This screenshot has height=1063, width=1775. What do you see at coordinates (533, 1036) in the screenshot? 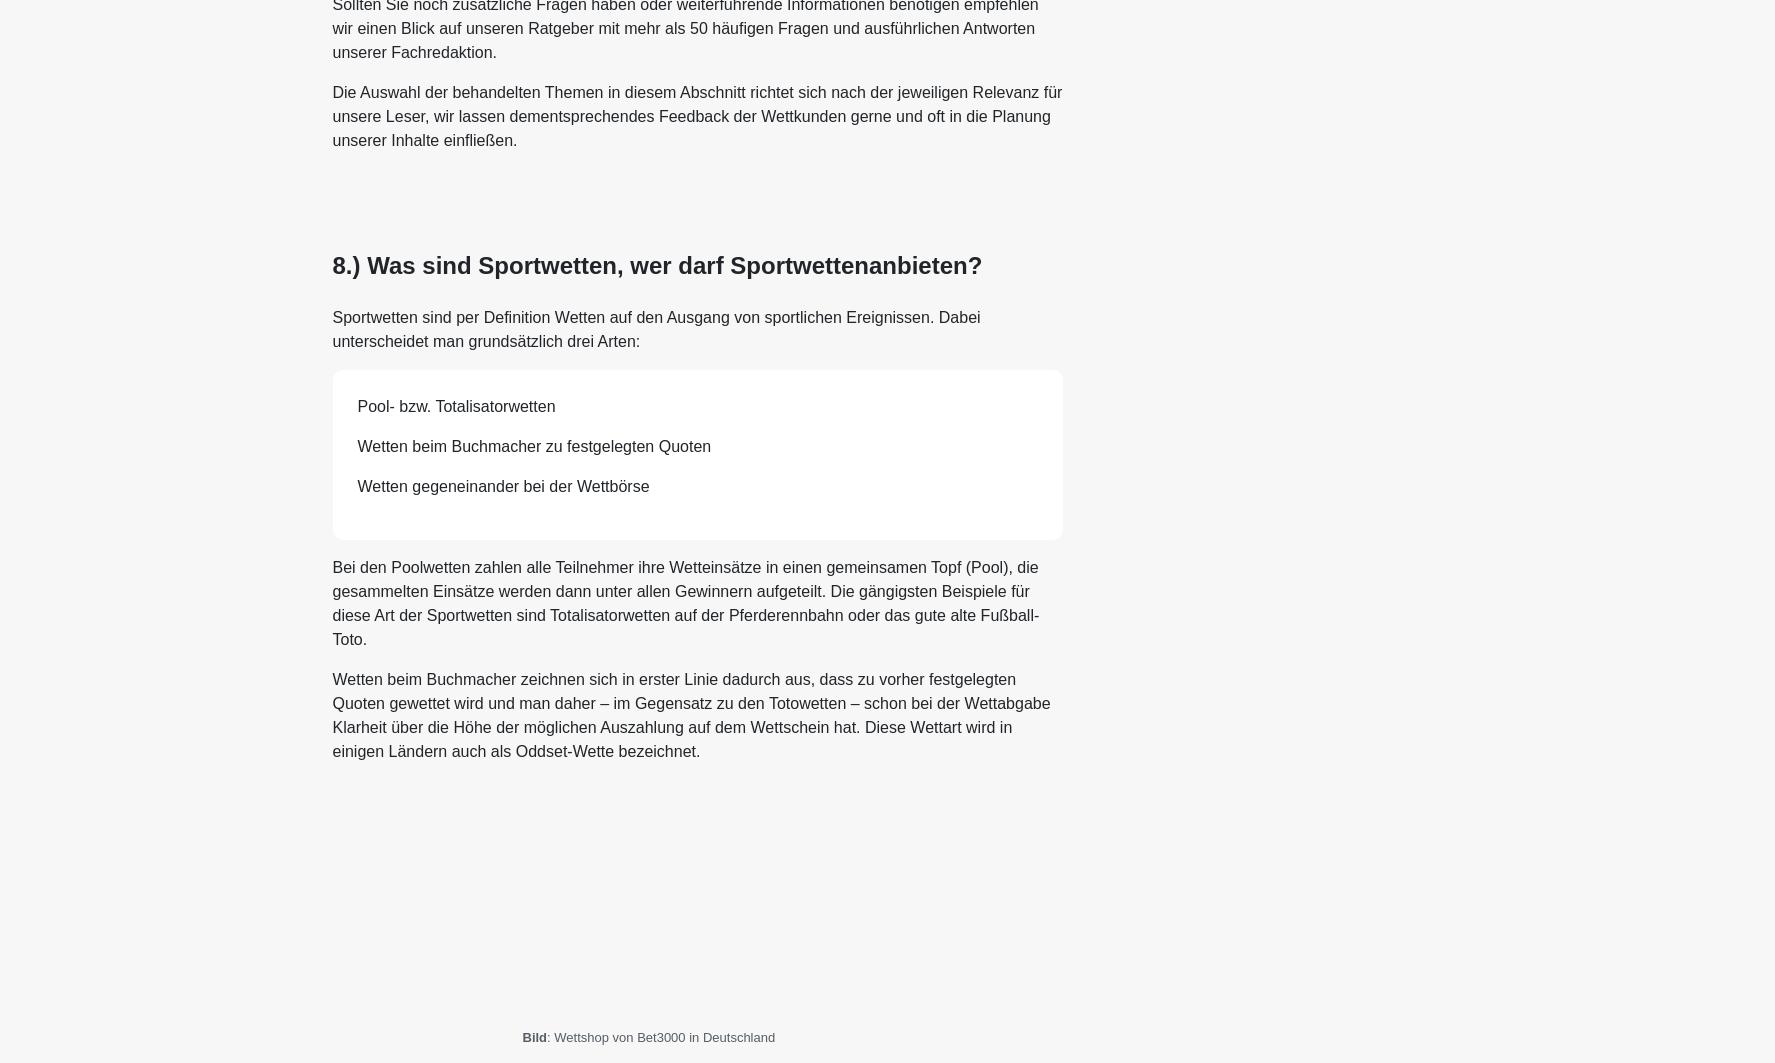
I see `'Bild'` at bounding box center [533, 1036].